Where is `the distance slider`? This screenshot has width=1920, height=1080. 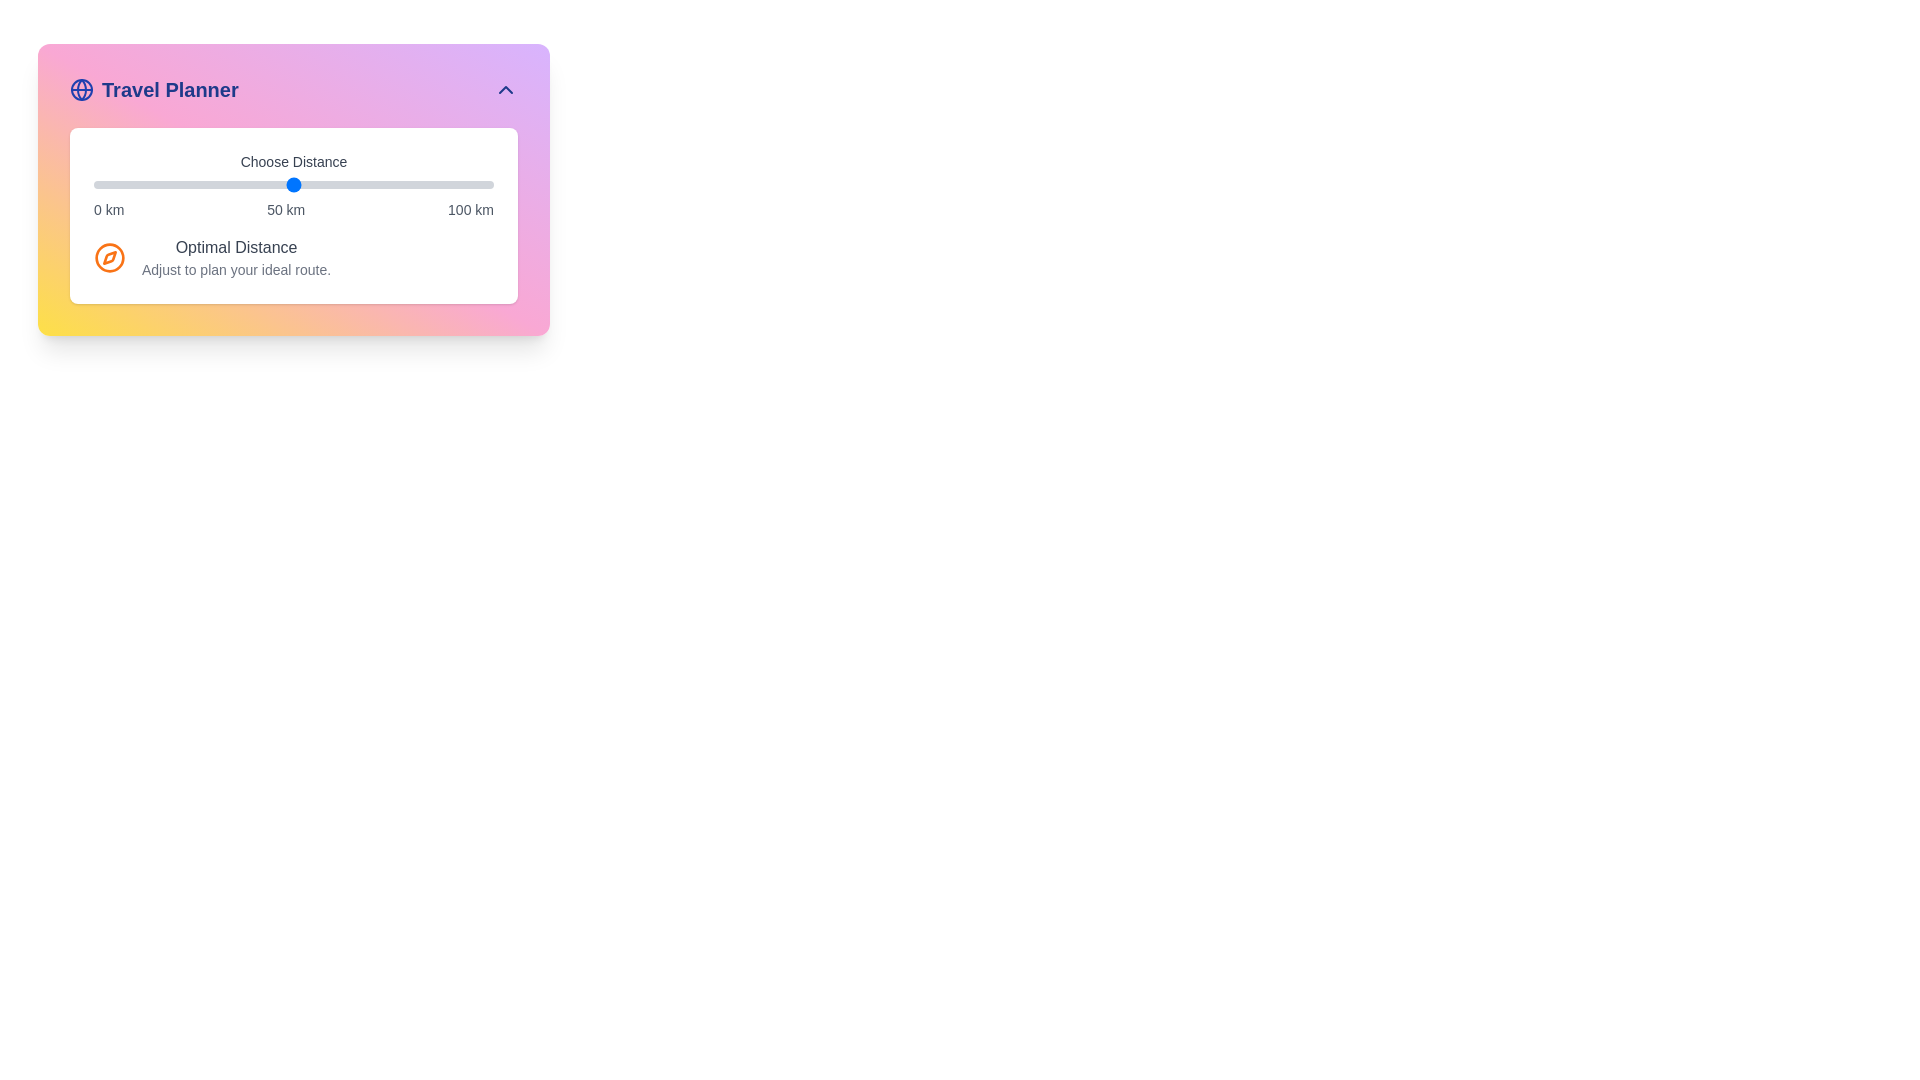 the distance slider is located at coordinates (225, 185).